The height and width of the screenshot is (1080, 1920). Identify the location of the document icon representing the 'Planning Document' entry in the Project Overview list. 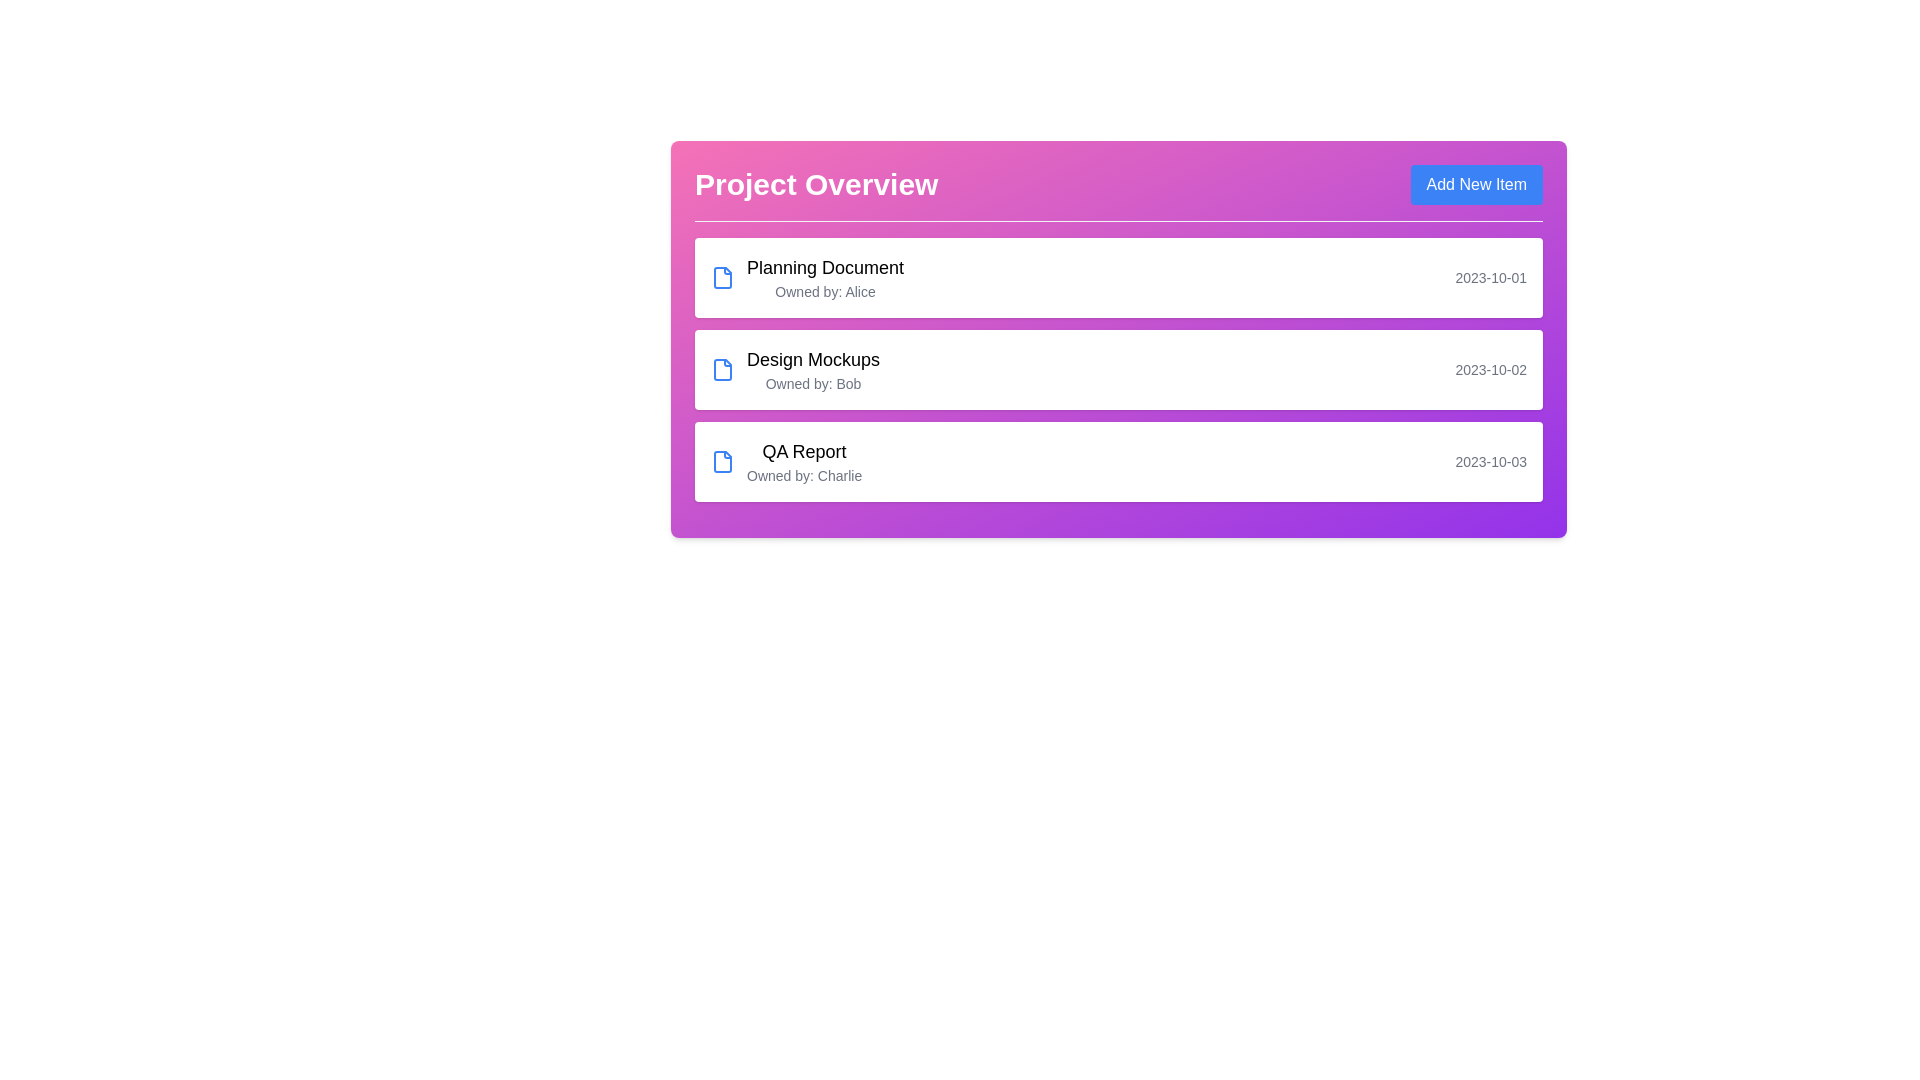
(722, 277).